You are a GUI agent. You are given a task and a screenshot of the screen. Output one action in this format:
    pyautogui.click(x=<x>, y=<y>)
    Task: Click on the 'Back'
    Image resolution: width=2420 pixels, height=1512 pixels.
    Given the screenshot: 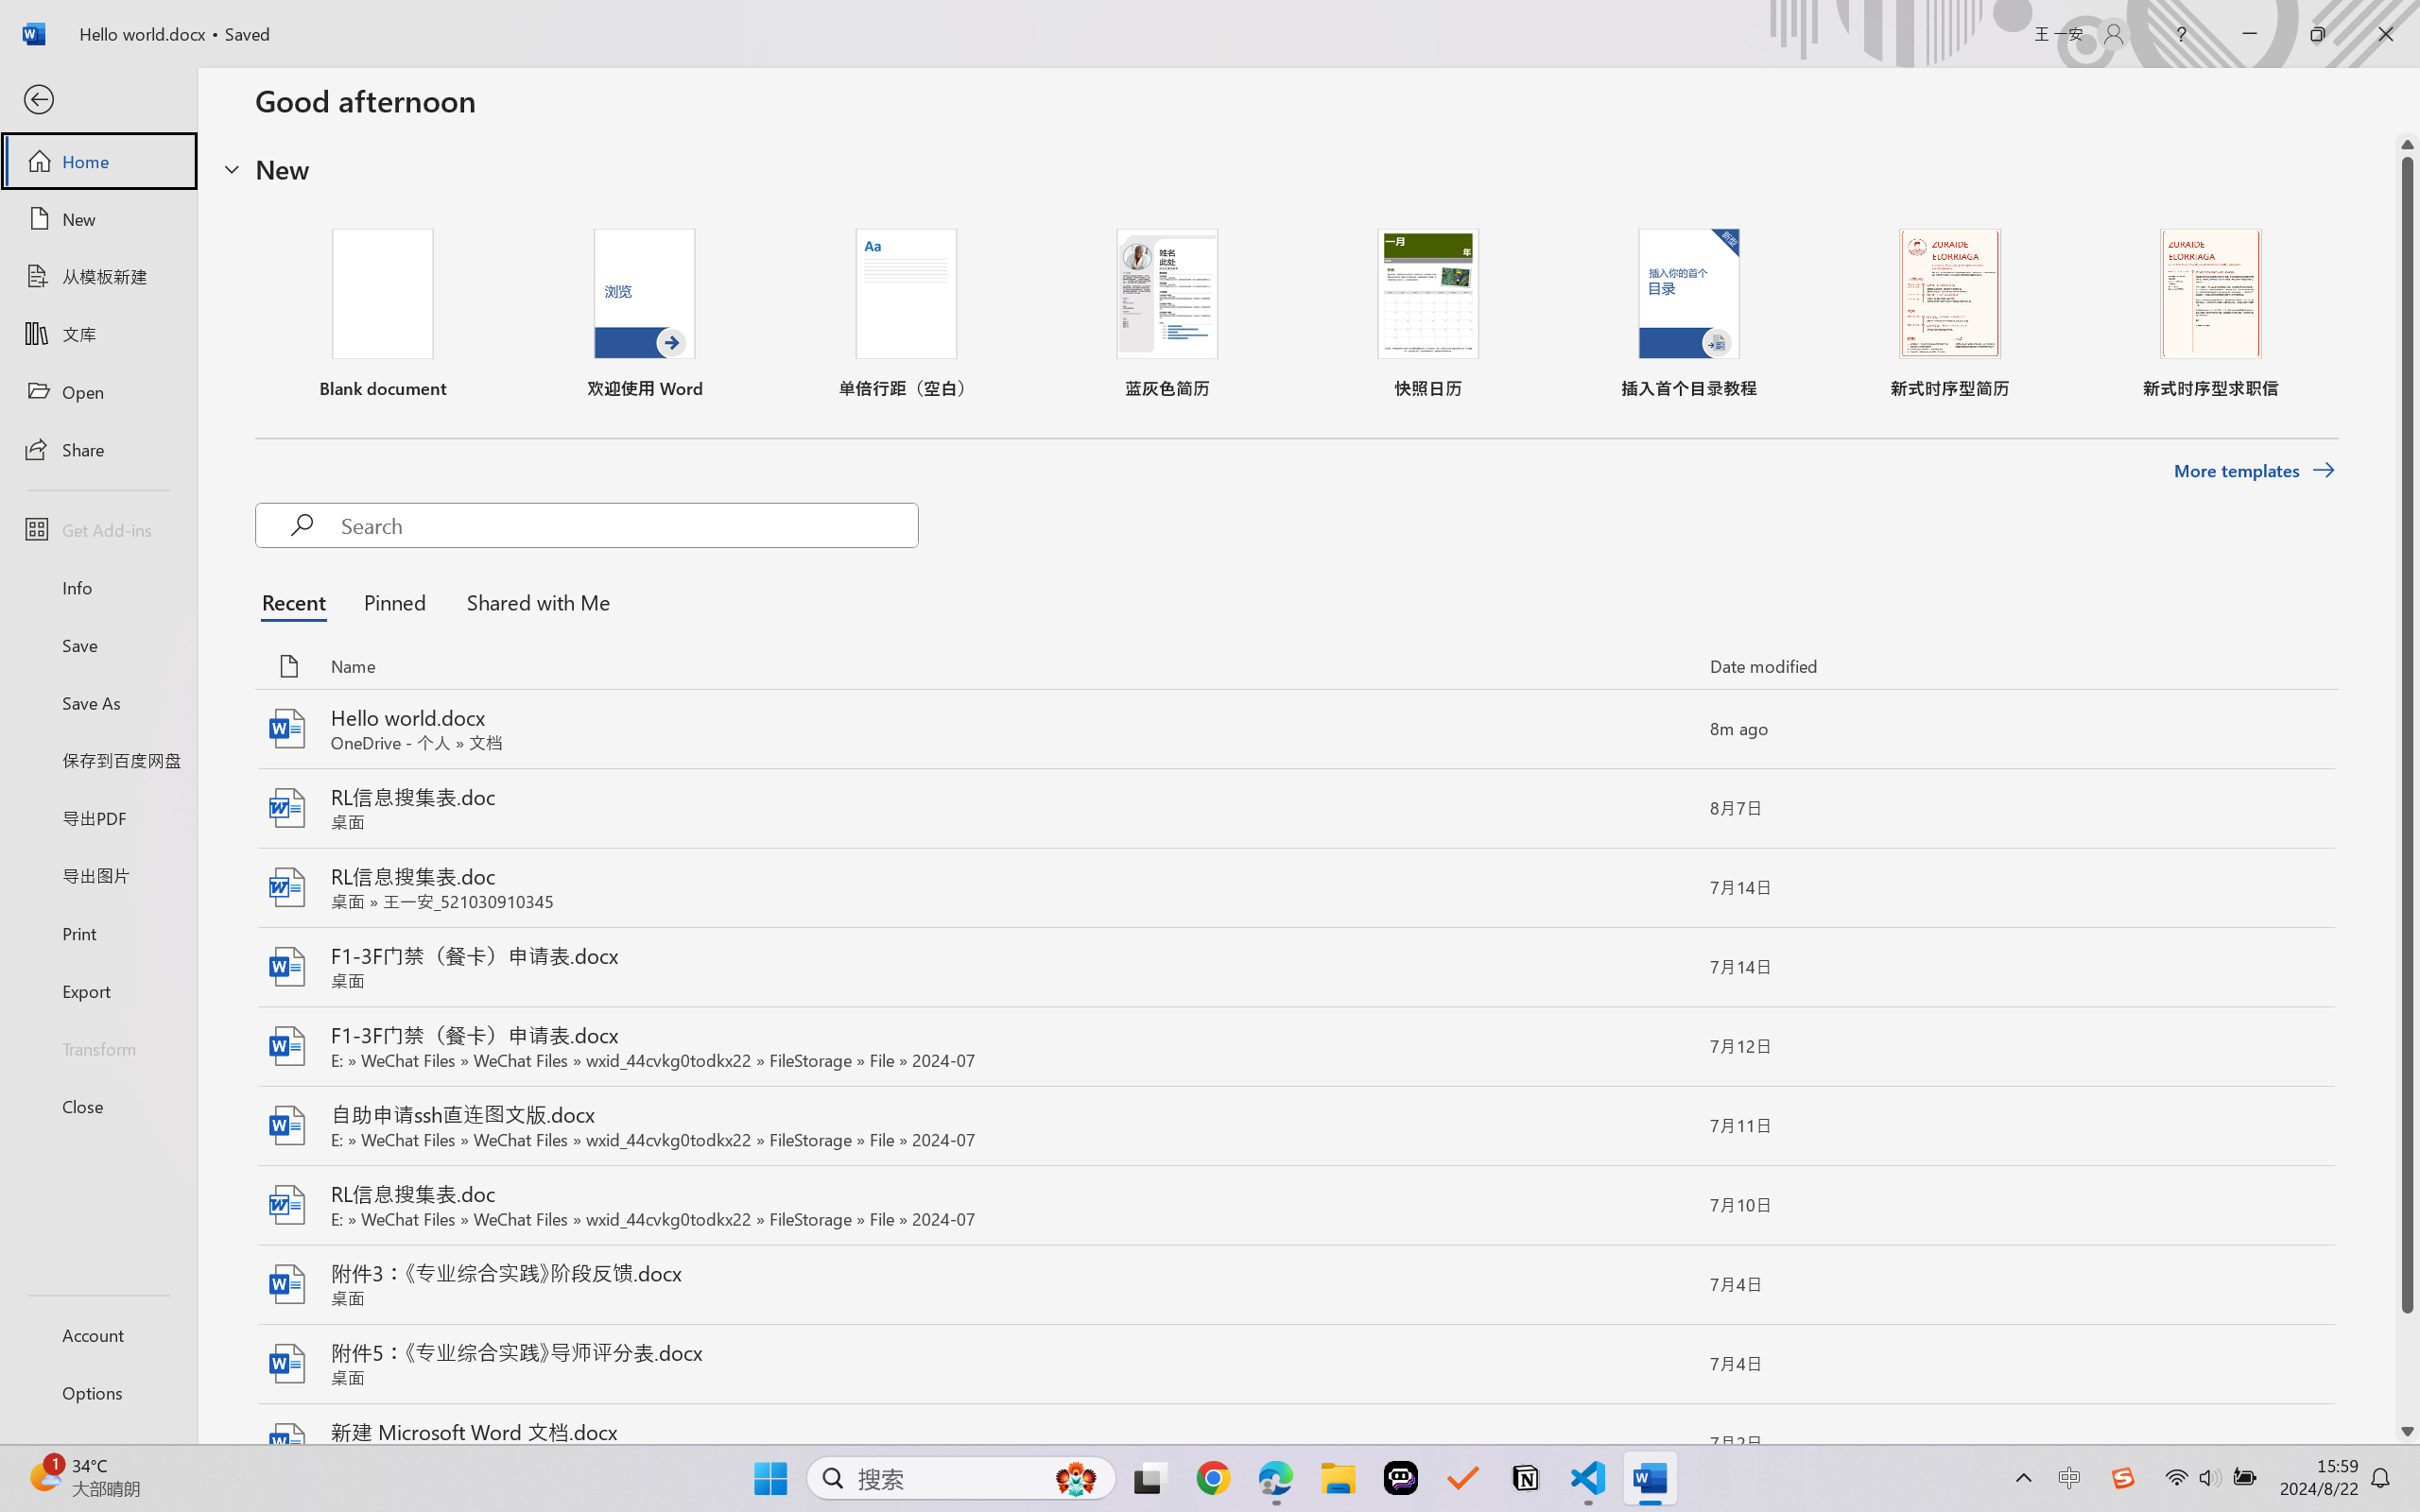 What is the action you would take?
    pyautogui.click(x=97, y=100)
    